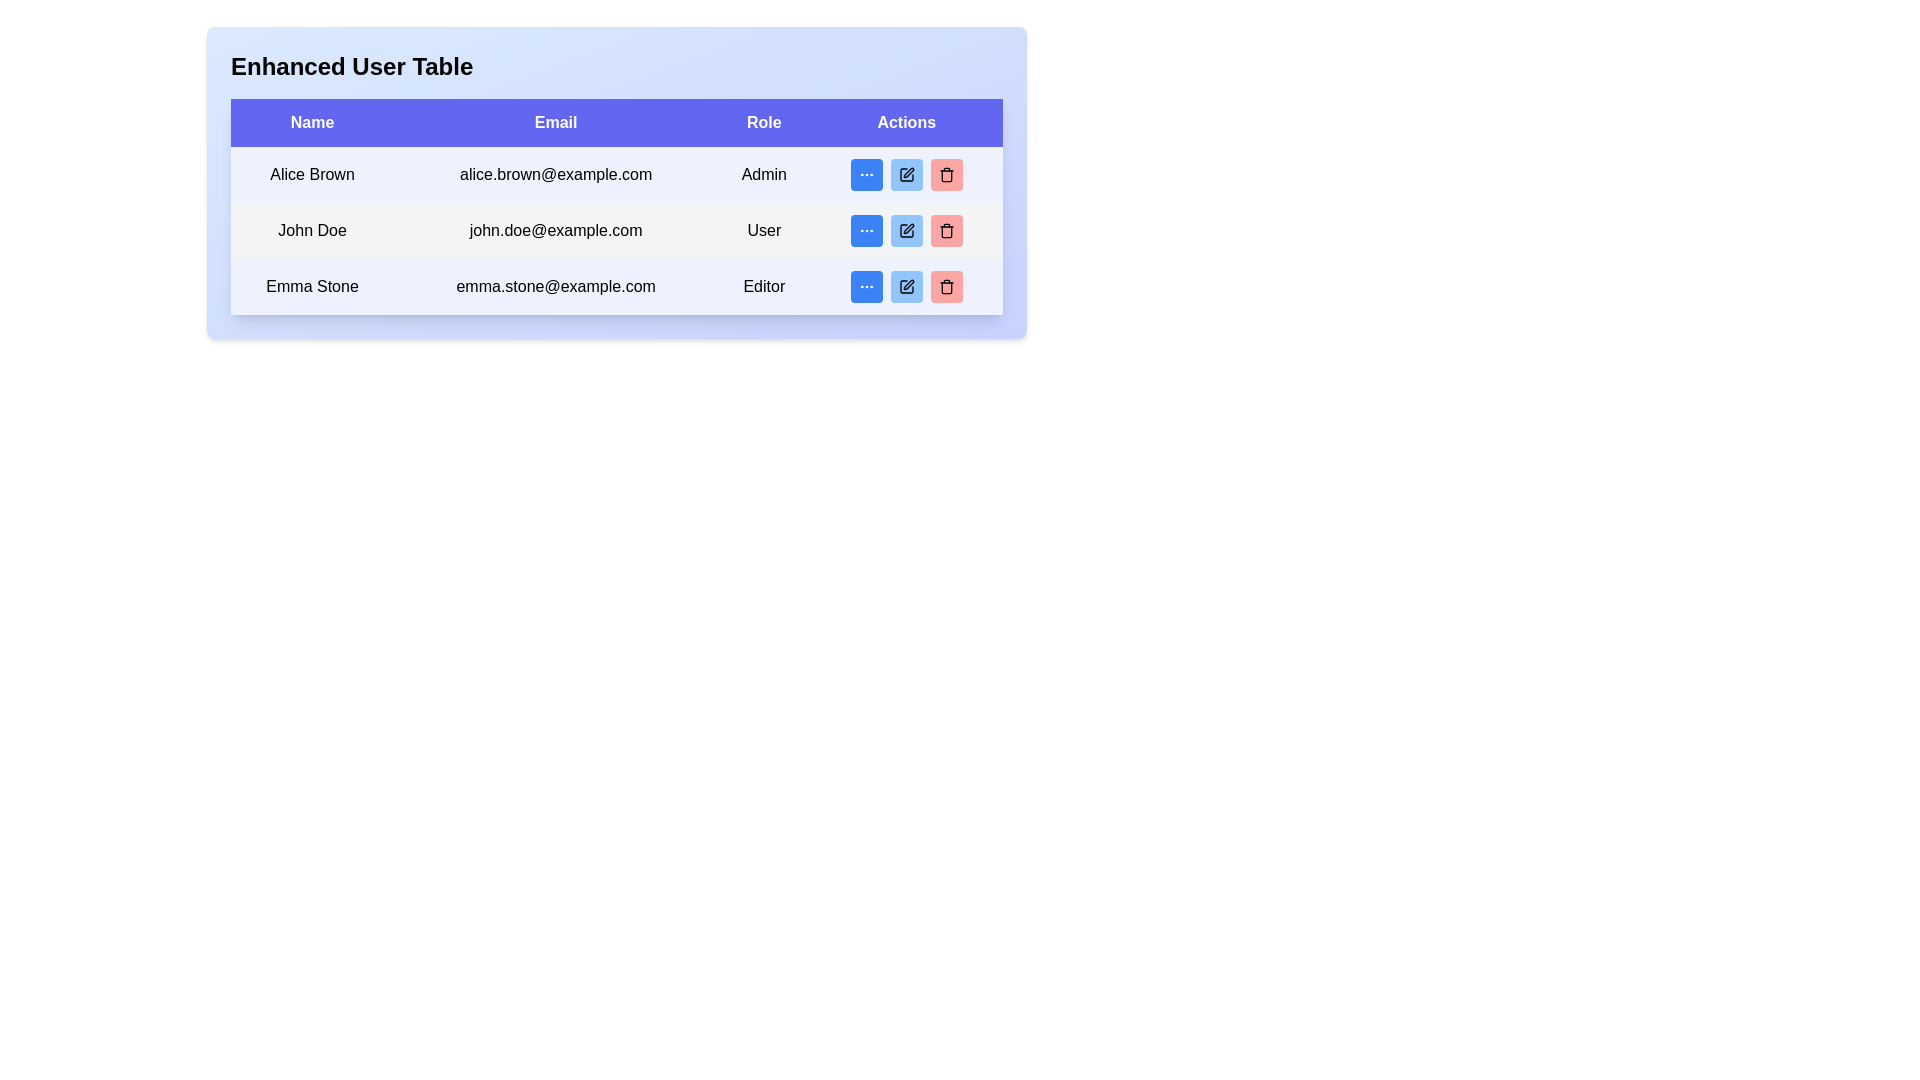 This screenshot has height=1080, width=1920. What do you see at coordinates (905, 173) in the screenshot?
I see `the editing button for the row labeled 'Alice Brown' to enable keyboard navigation` at bounding box center [905, 173].